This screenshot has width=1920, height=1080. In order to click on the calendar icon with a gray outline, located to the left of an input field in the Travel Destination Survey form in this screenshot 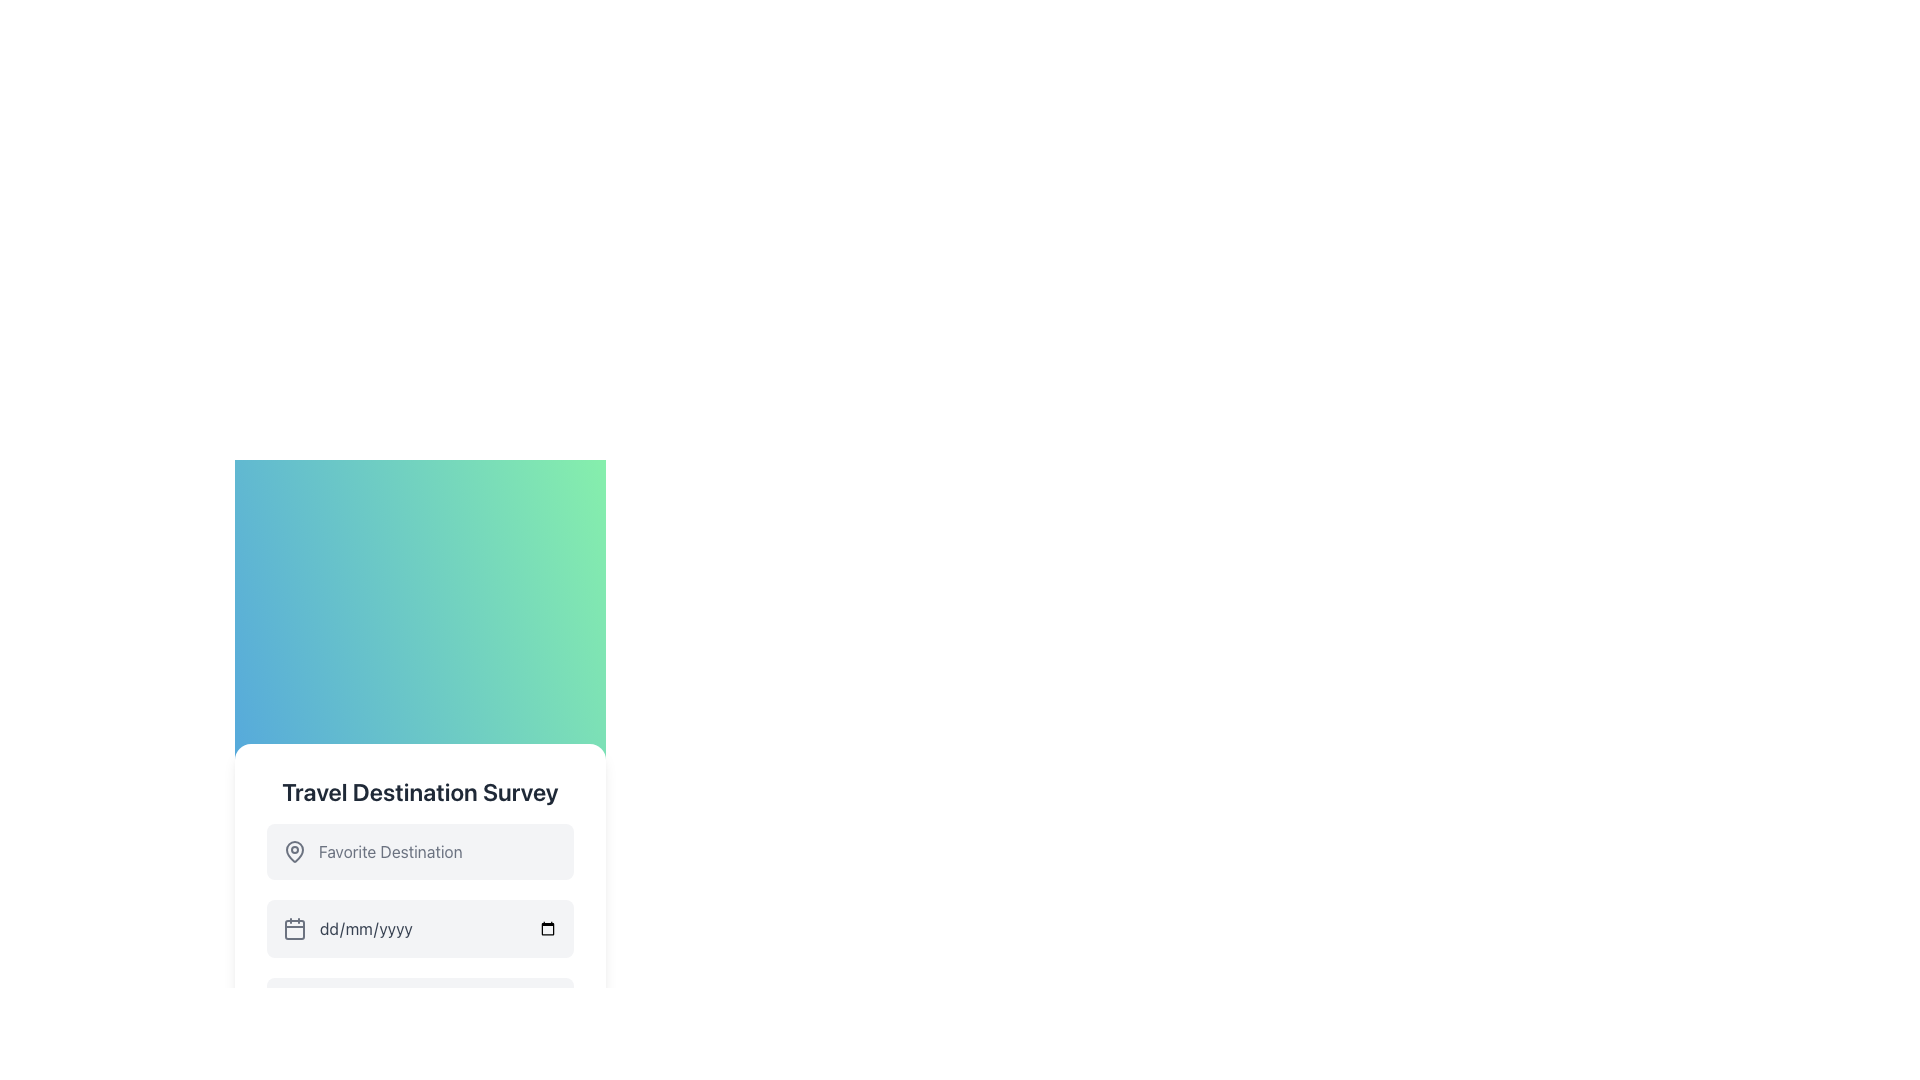, I will do `click(293, 929)`.